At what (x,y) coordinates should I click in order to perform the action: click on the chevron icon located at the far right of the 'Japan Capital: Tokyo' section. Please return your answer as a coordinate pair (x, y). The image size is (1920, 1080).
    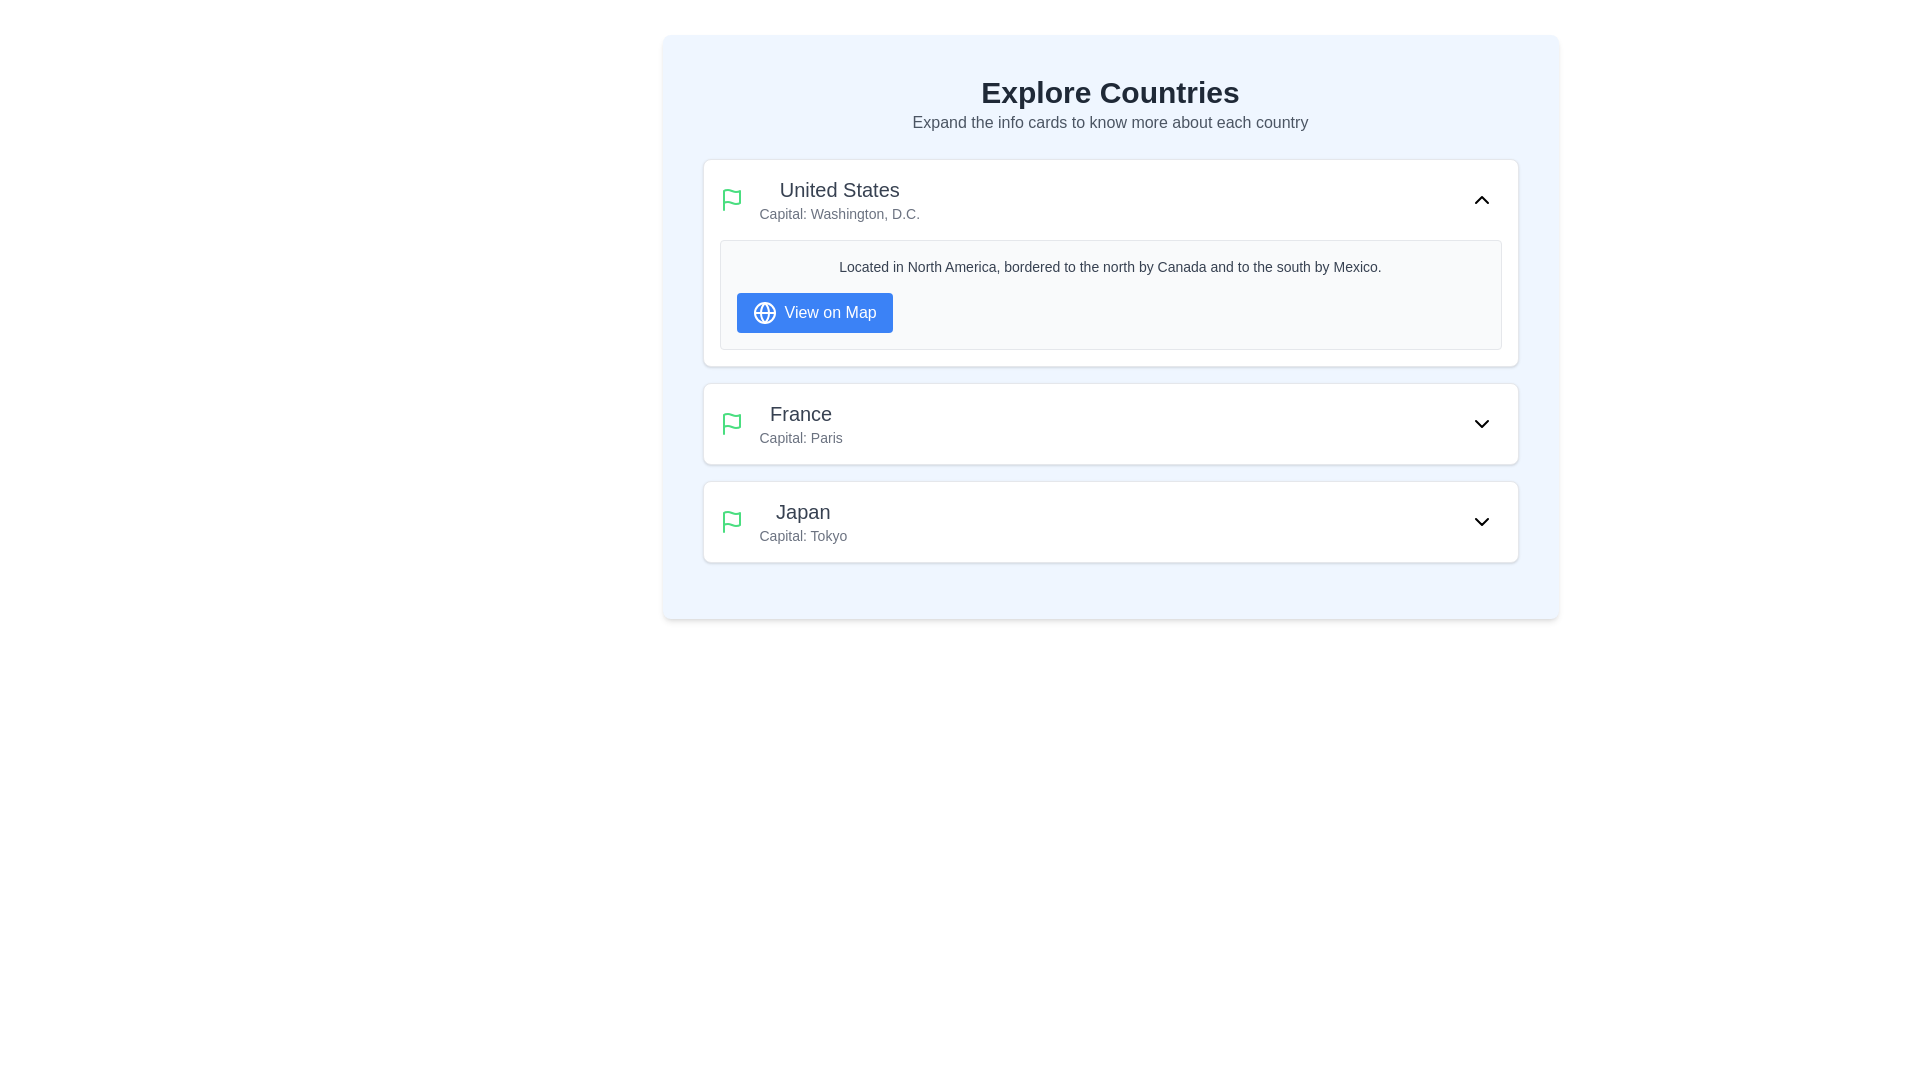
    Looking at the image, I should click on (1481, 520).